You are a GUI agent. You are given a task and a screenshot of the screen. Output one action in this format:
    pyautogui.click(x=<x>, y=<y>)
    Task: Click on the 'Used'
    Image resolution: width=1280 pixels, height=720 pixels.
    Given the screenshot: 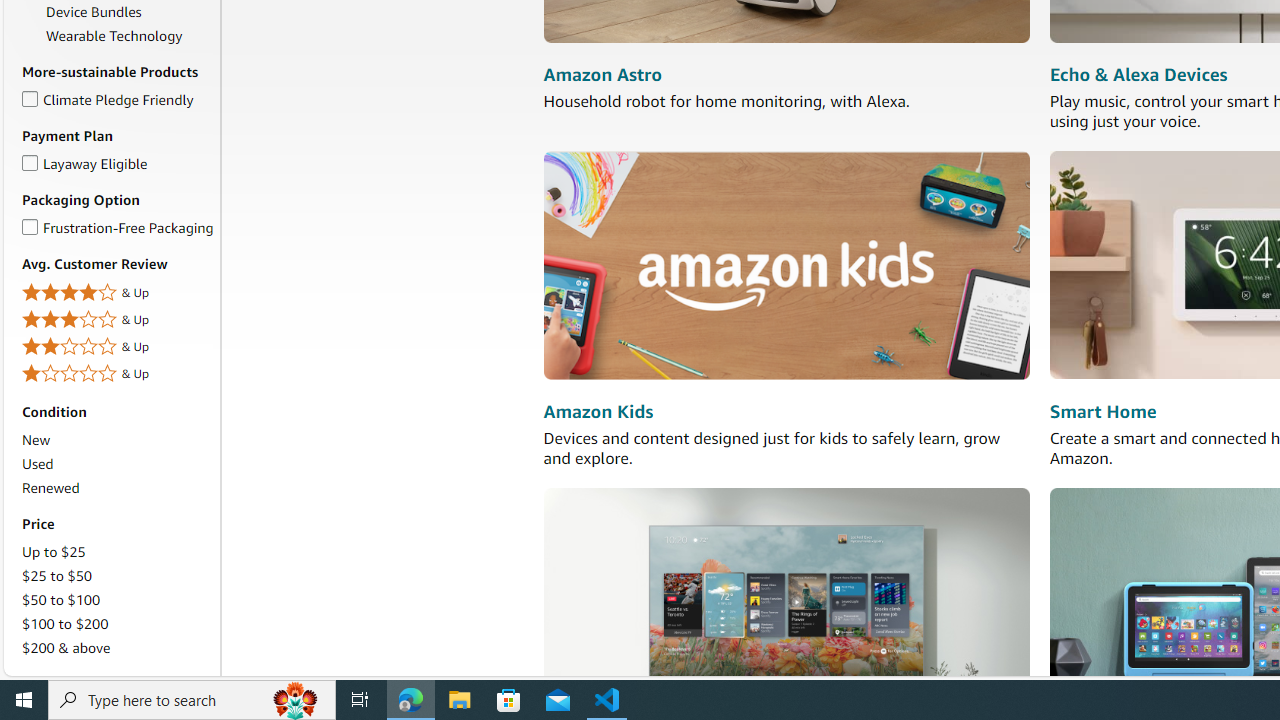 What is the action you would take?
    pyautogui.click(x=37, y=464)
    